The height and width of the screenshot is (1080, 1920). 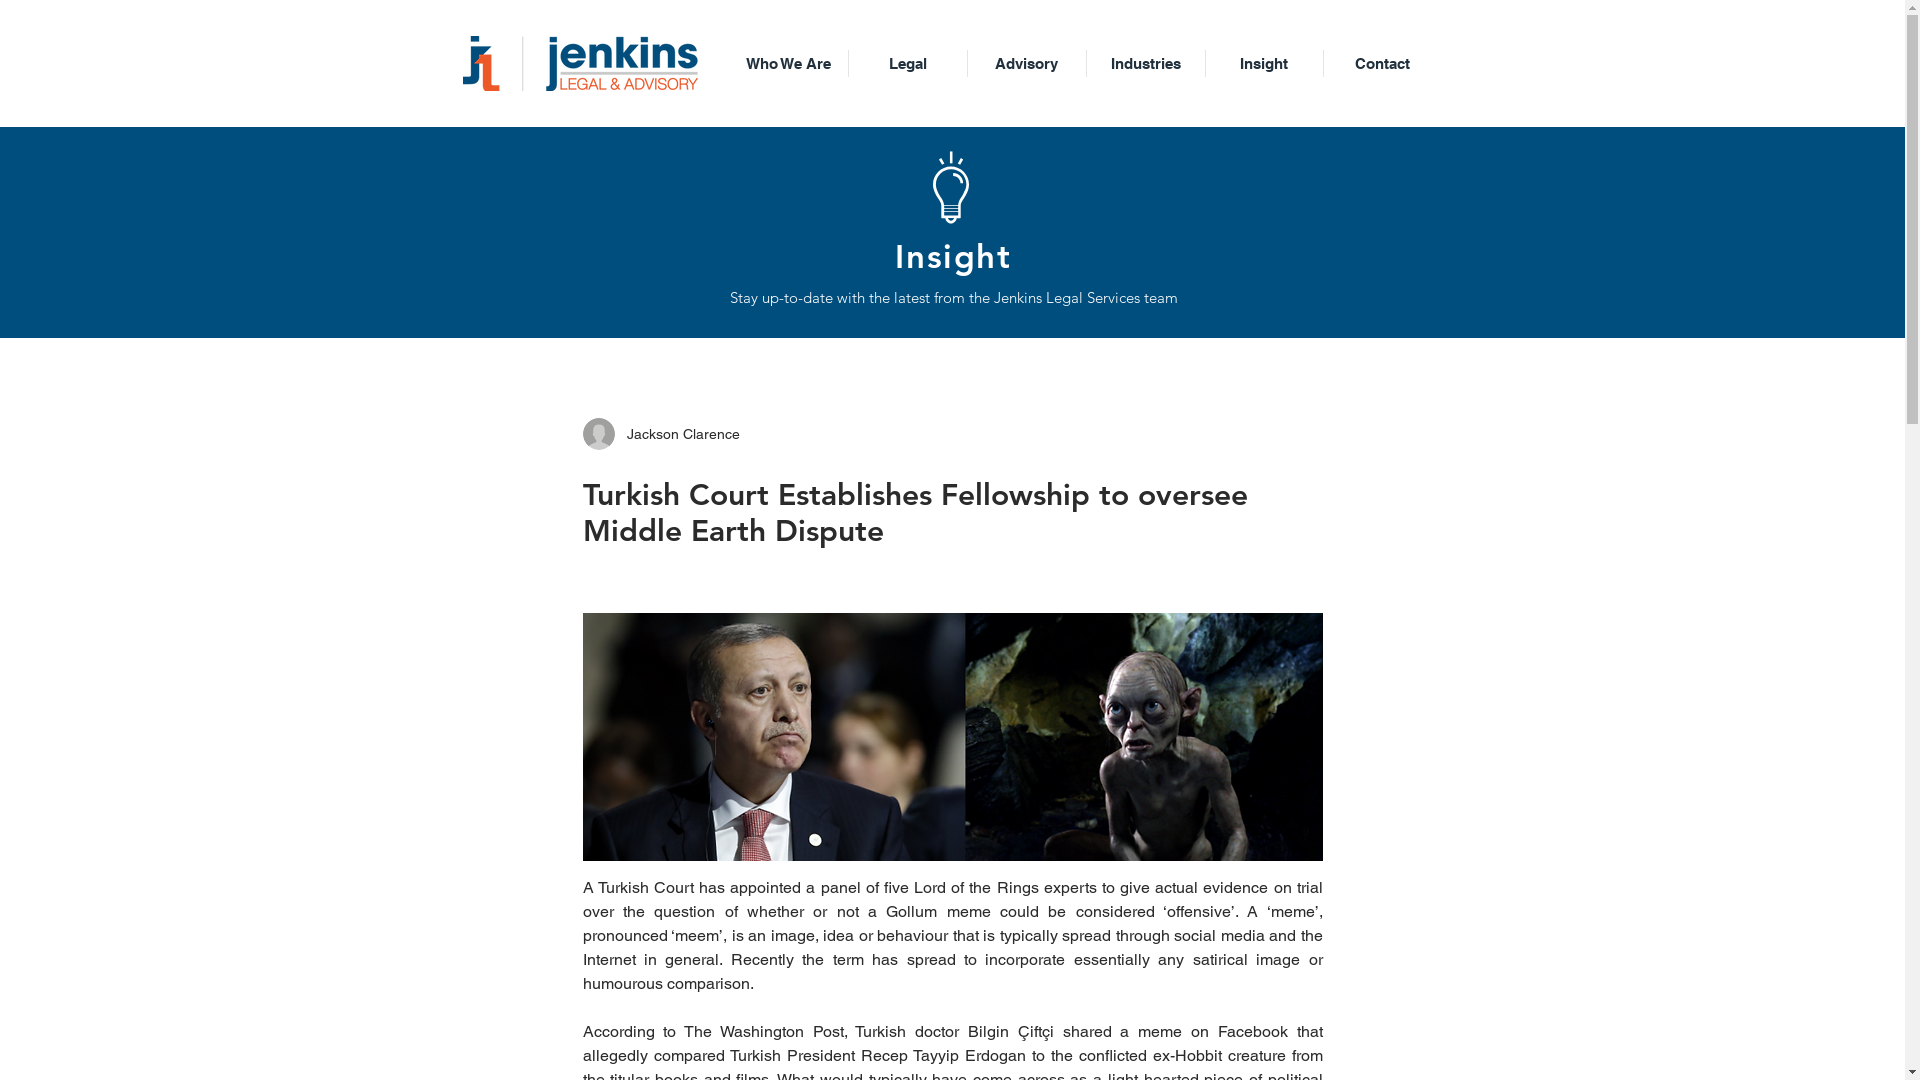 What do you see at coordinates (906, 62) in the screenshot?
I see `'Legal'` at bounding box center [906, 62].